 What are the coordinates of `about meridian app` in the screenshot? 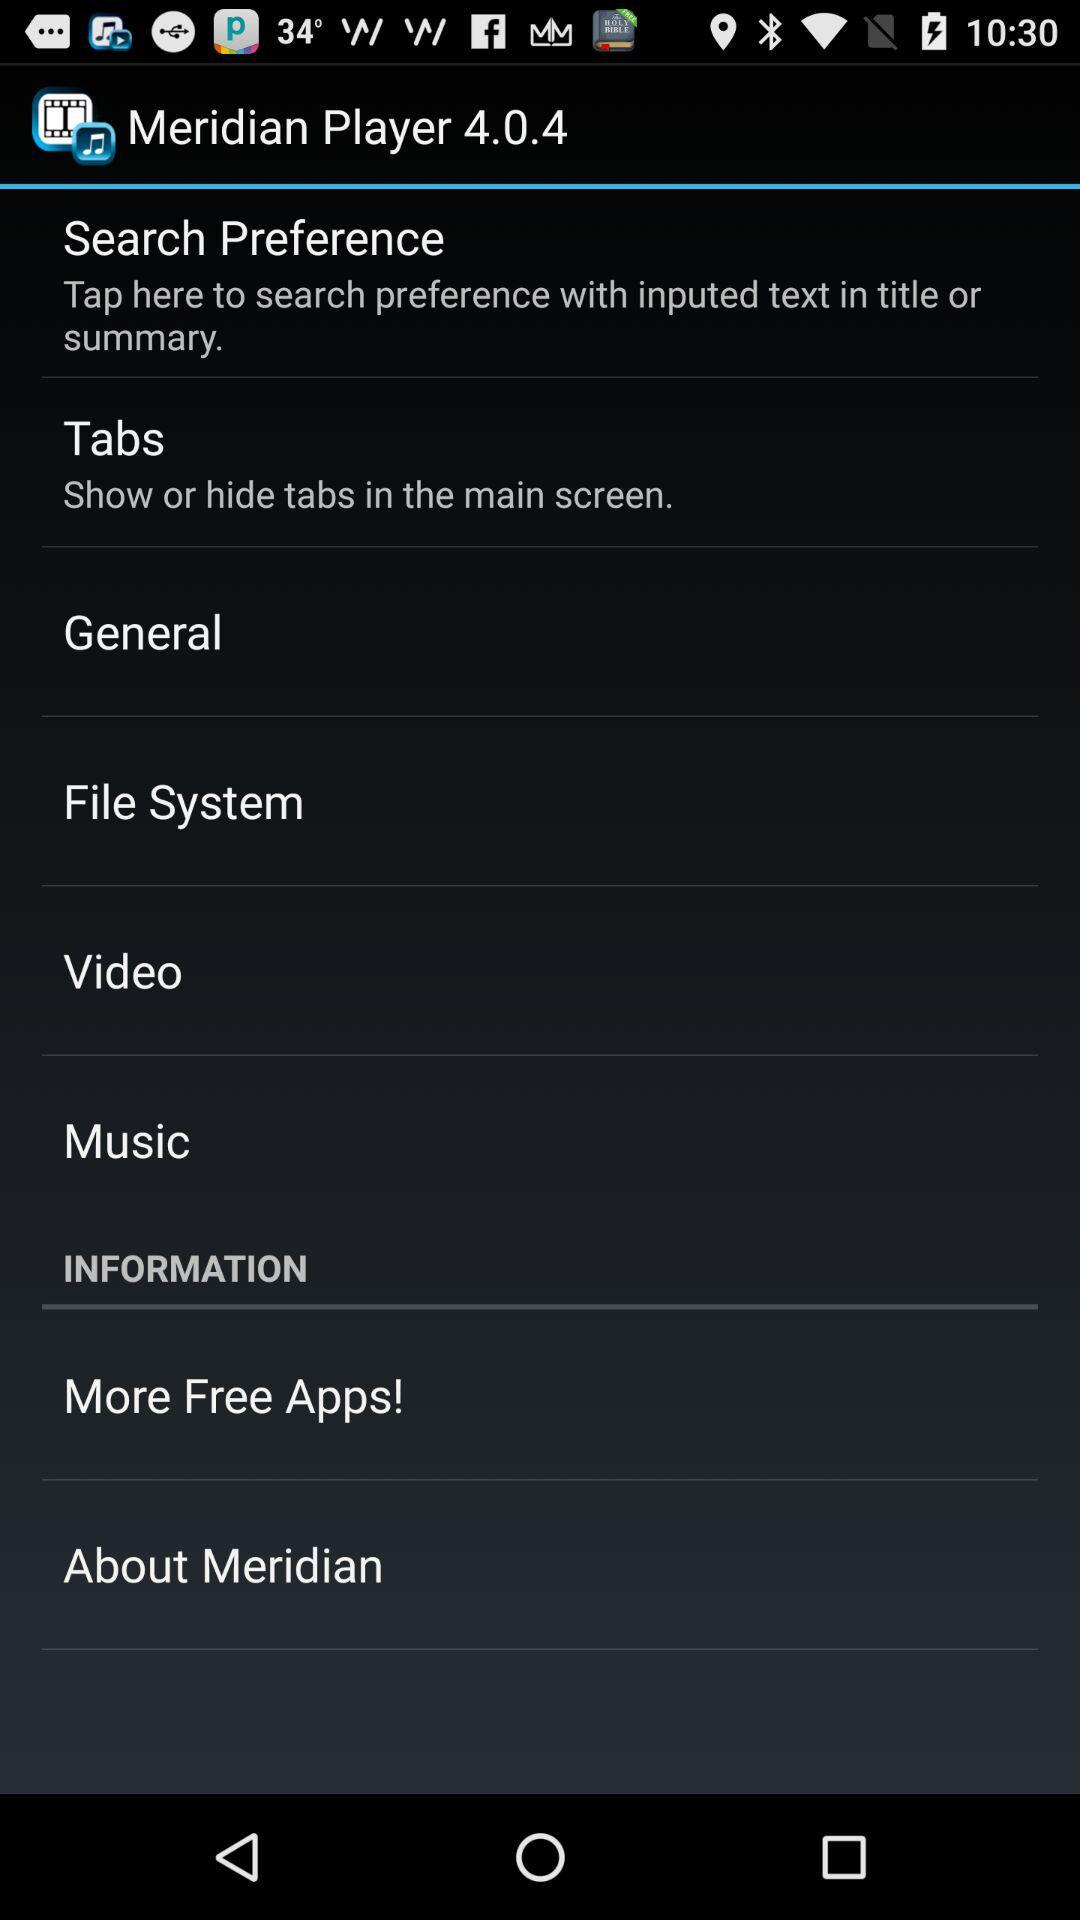 It's located at (223, 1563).